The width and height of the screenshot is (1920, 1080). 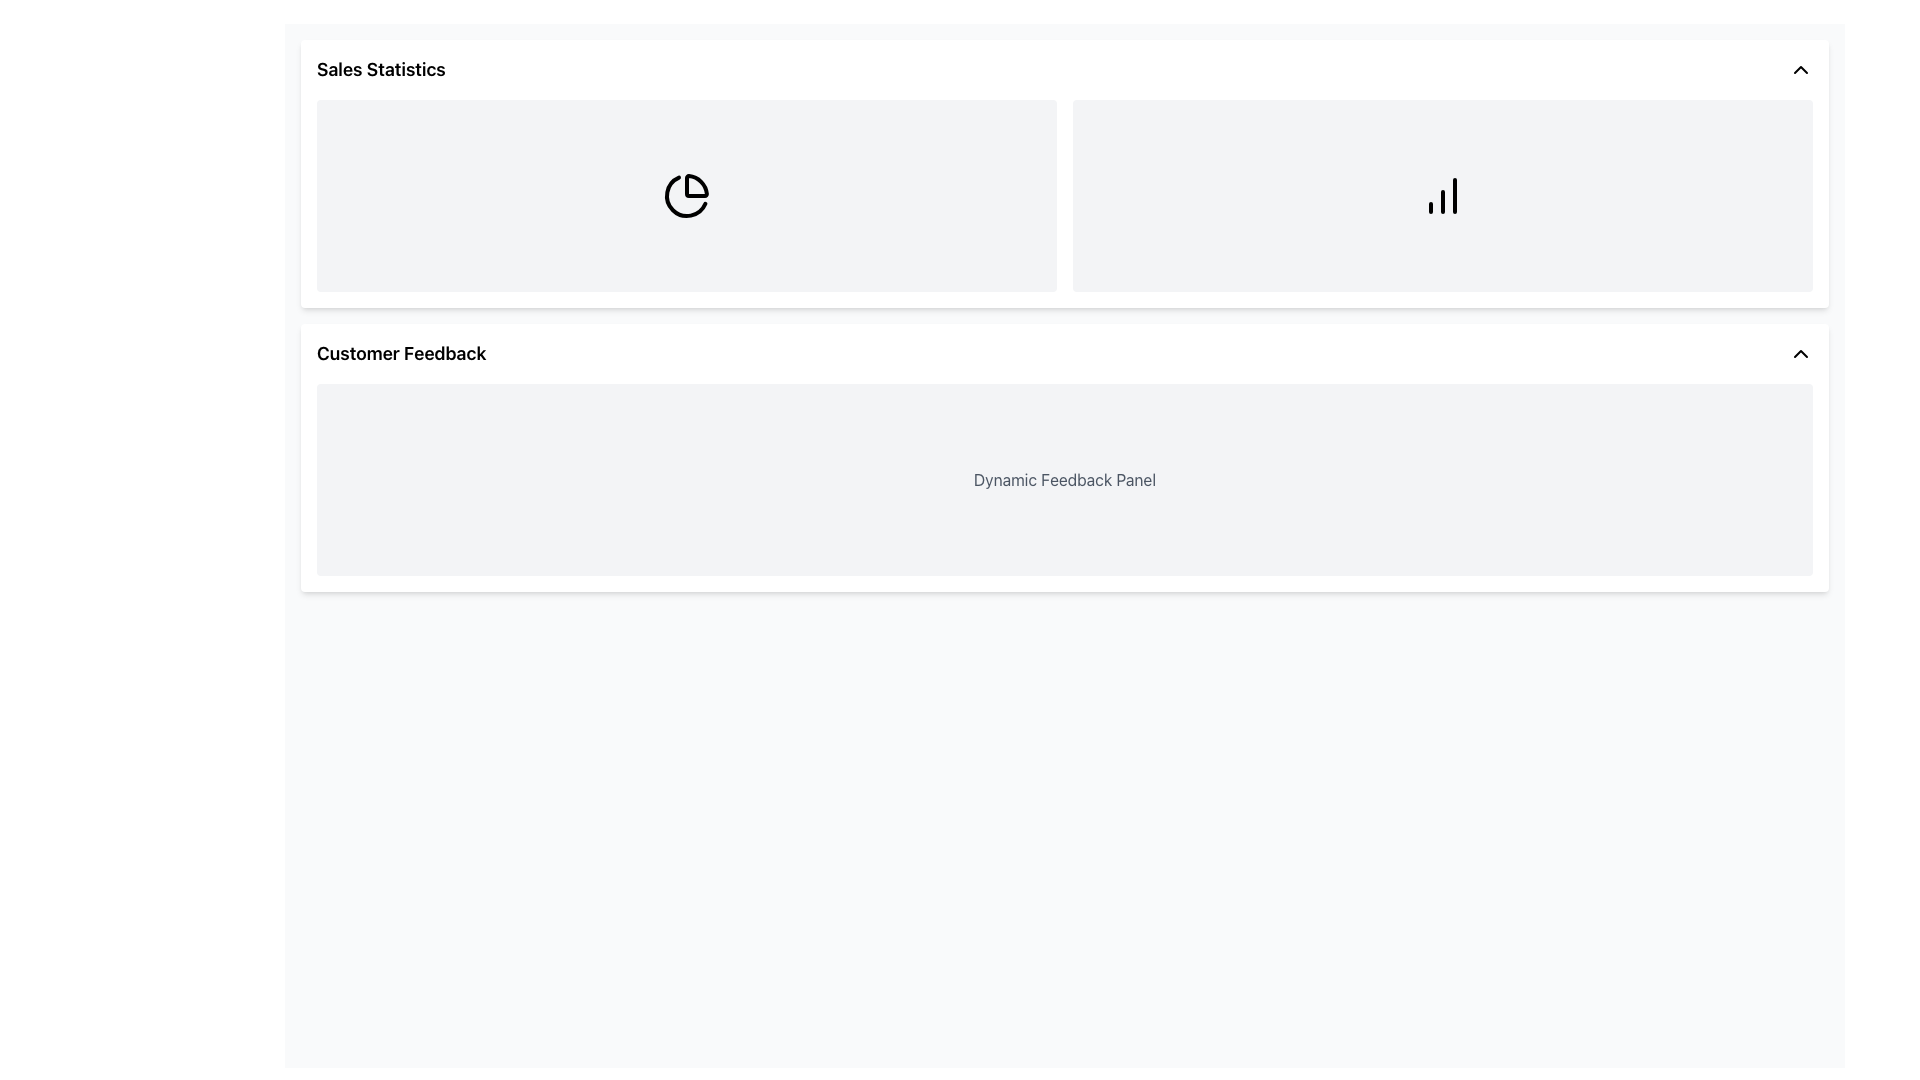 What do you see at coordinates (1064, 479) in the screenshot?
I see `the Text Label that serves as a title for the 'Customer Feedback' section, which is centrally positioned within a gray rectangular area` at bounding box center [1064, 479].